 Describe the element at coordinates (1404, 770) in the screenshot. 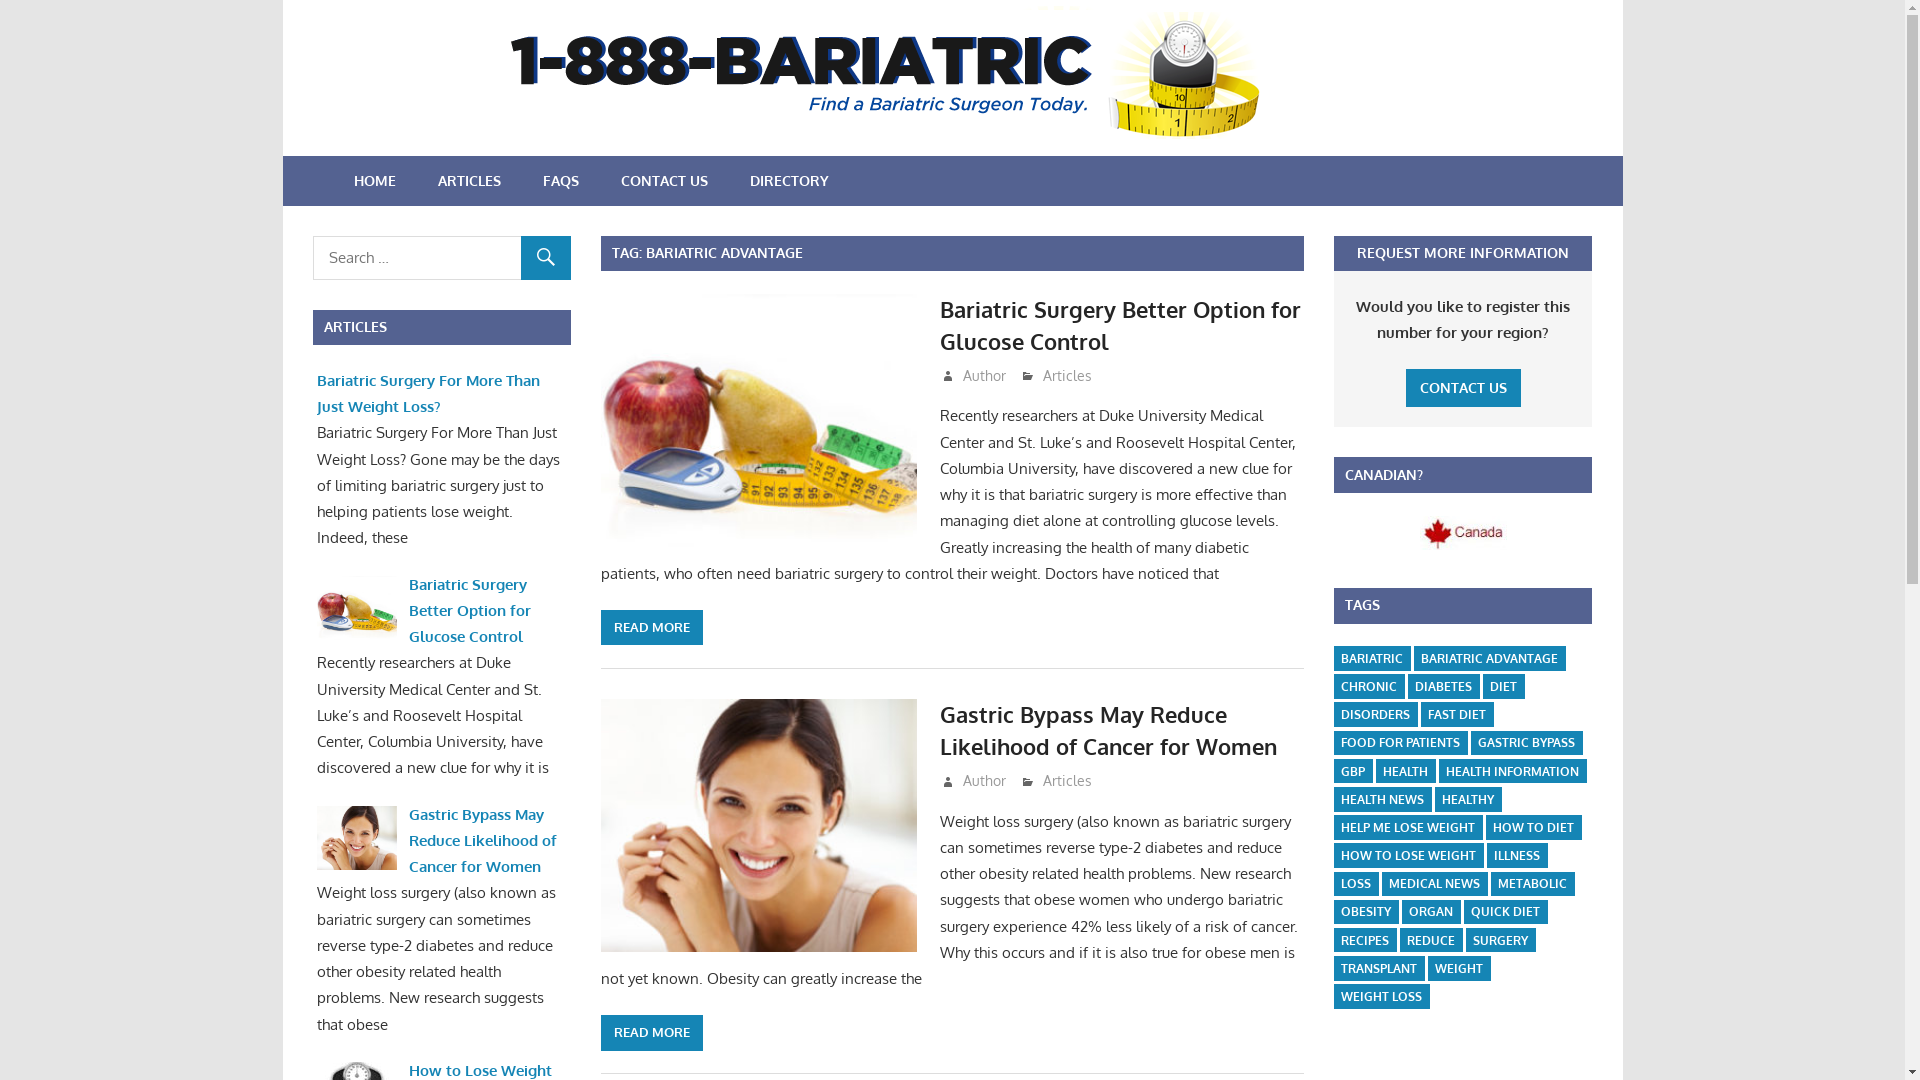

I see `'HEALTH'` at that location.